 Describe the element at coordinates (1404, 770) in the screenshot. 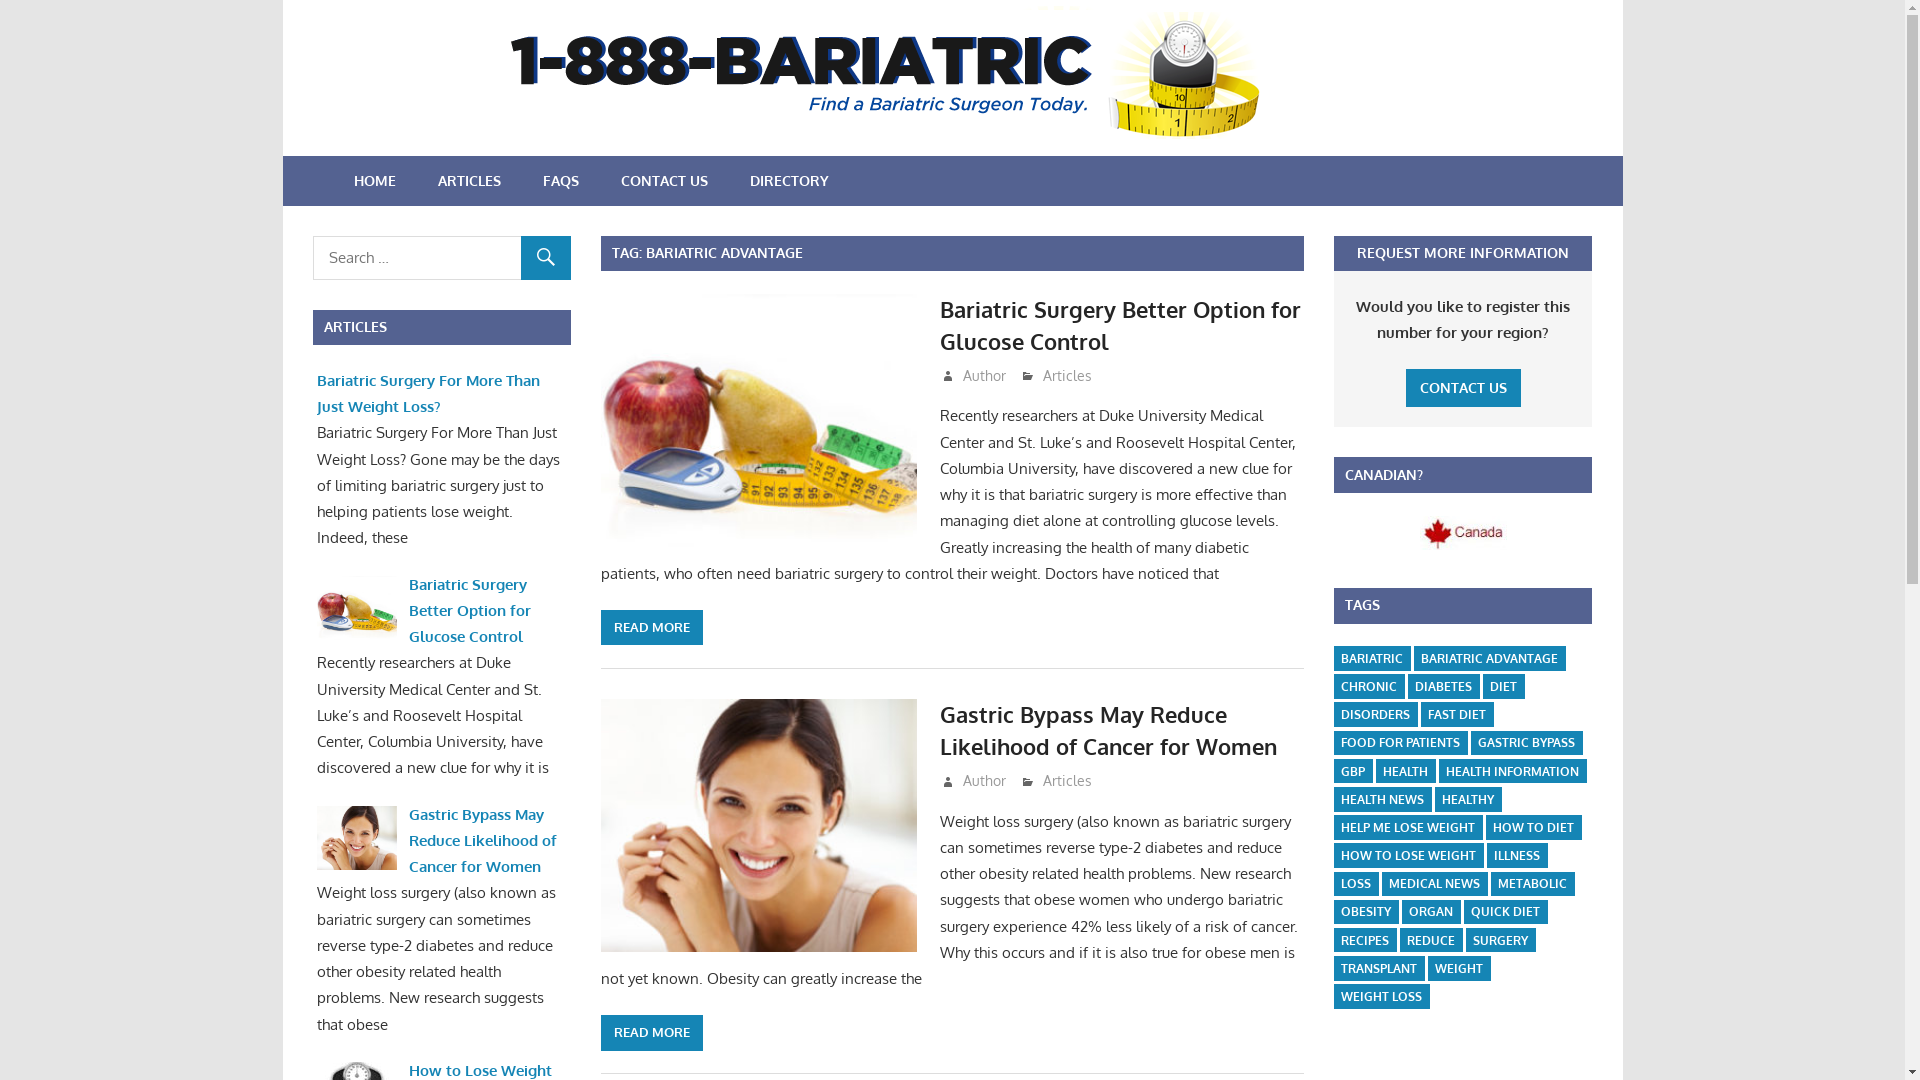

I see `'HEALTH'` at that location.